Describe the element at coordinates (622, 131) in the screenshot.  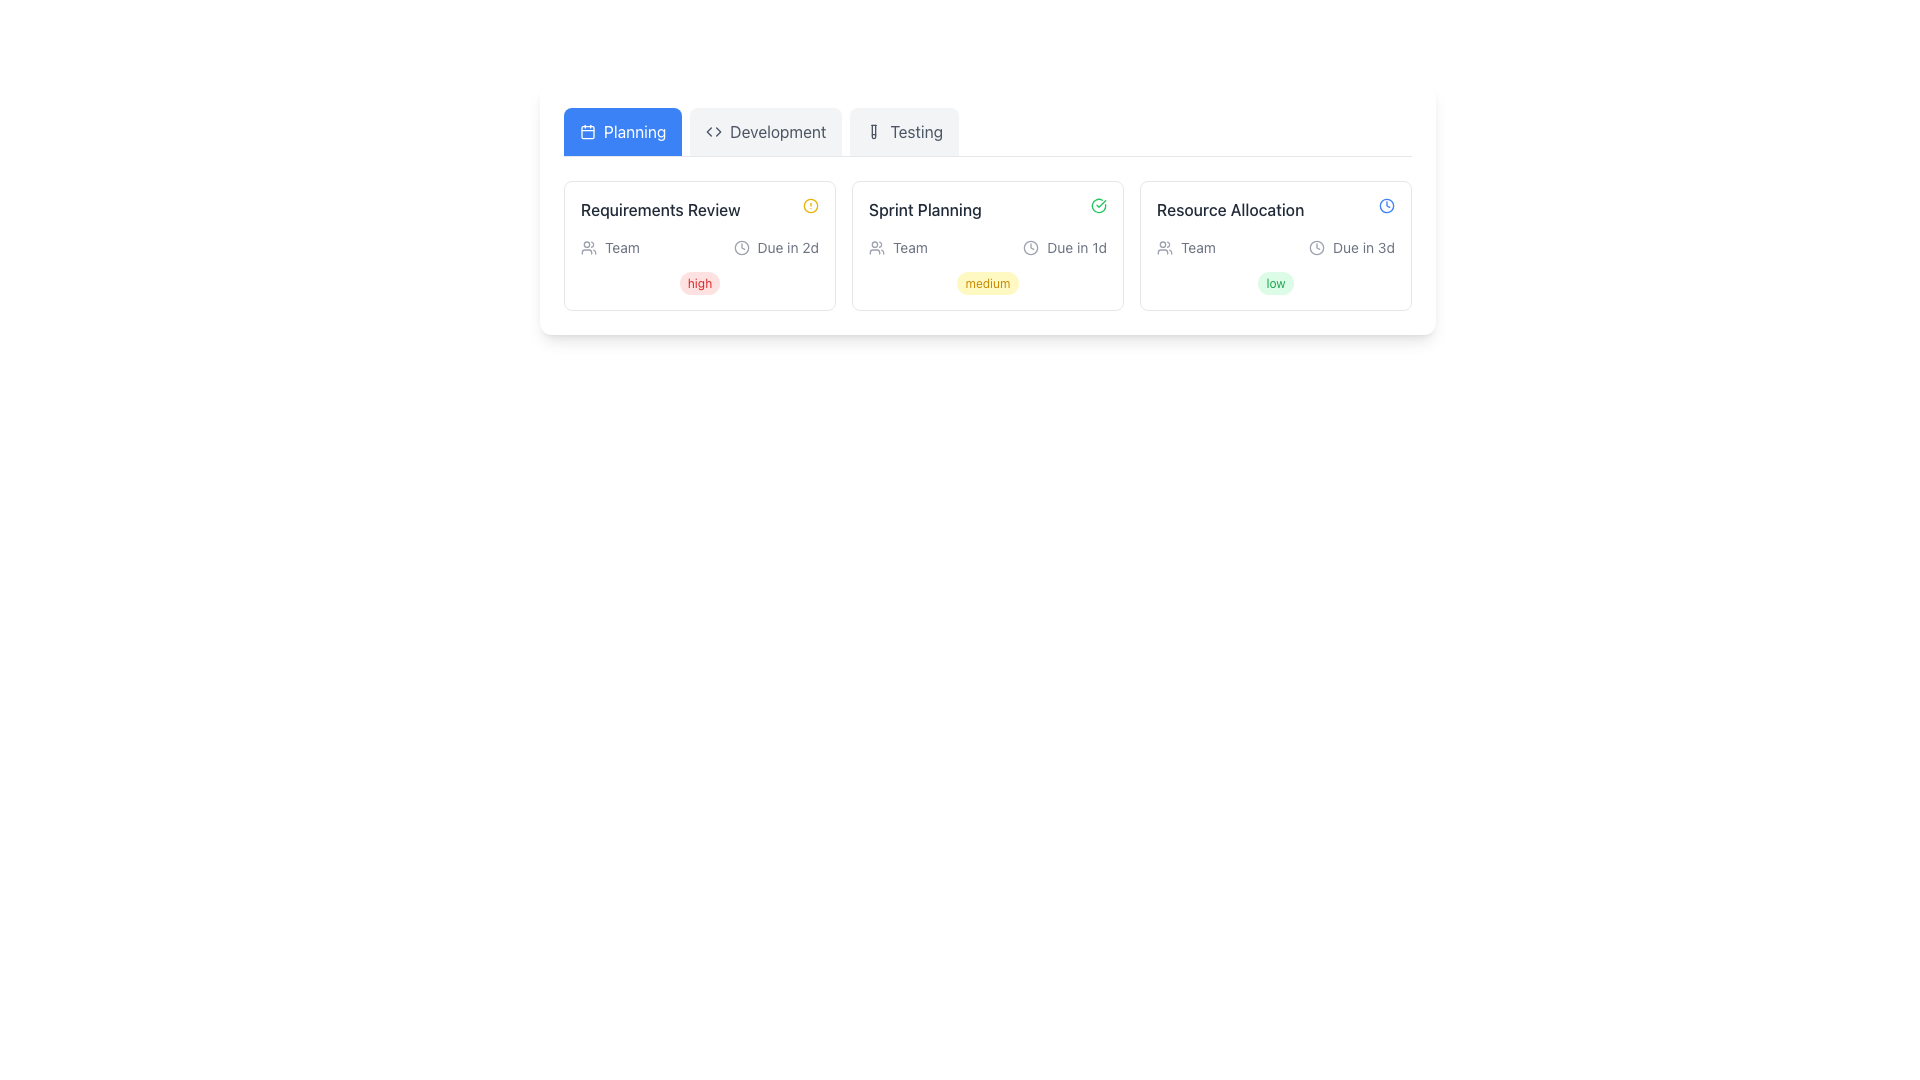
I see `the 'Planning' tab, which has a blue background and white text with a calendar icon` at that location.